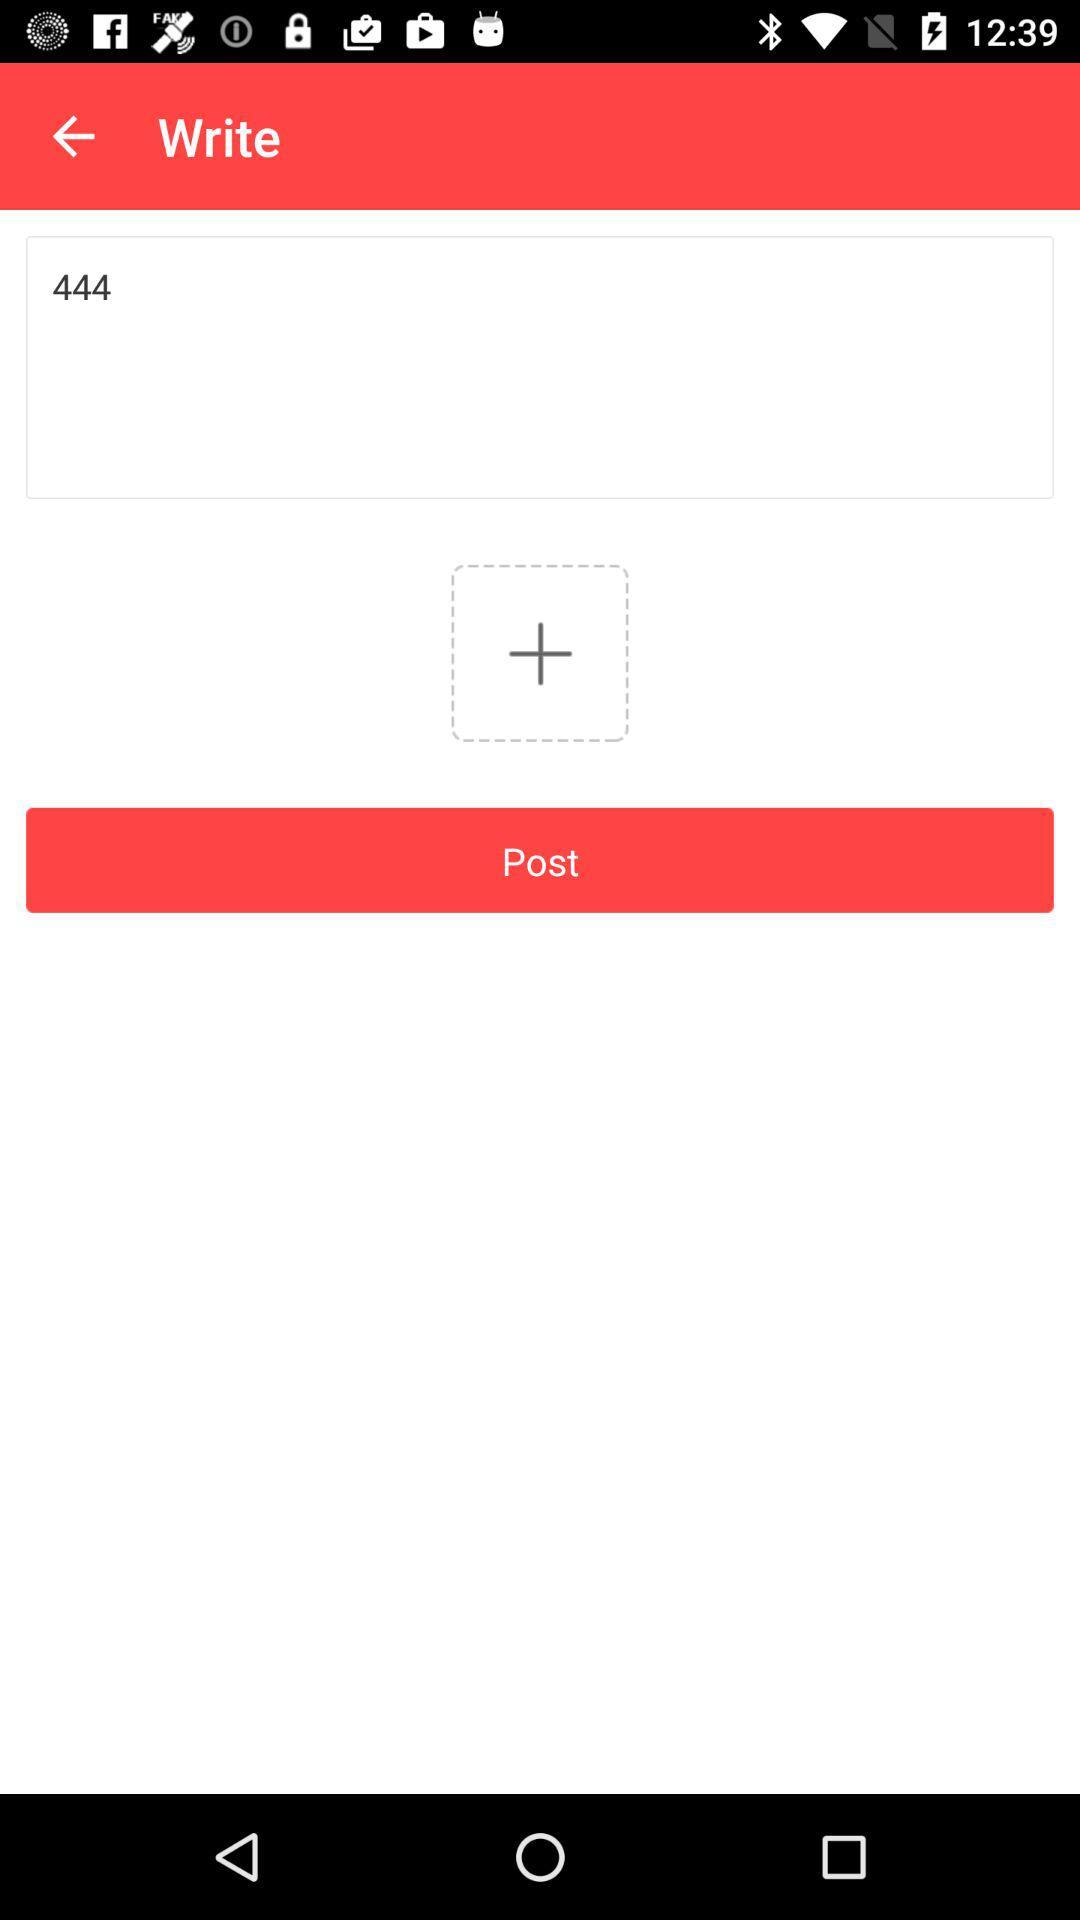 The width and height of the screenshot is (1080, 1920). I want to click on the item above the 444 icon, so click(72, 135).